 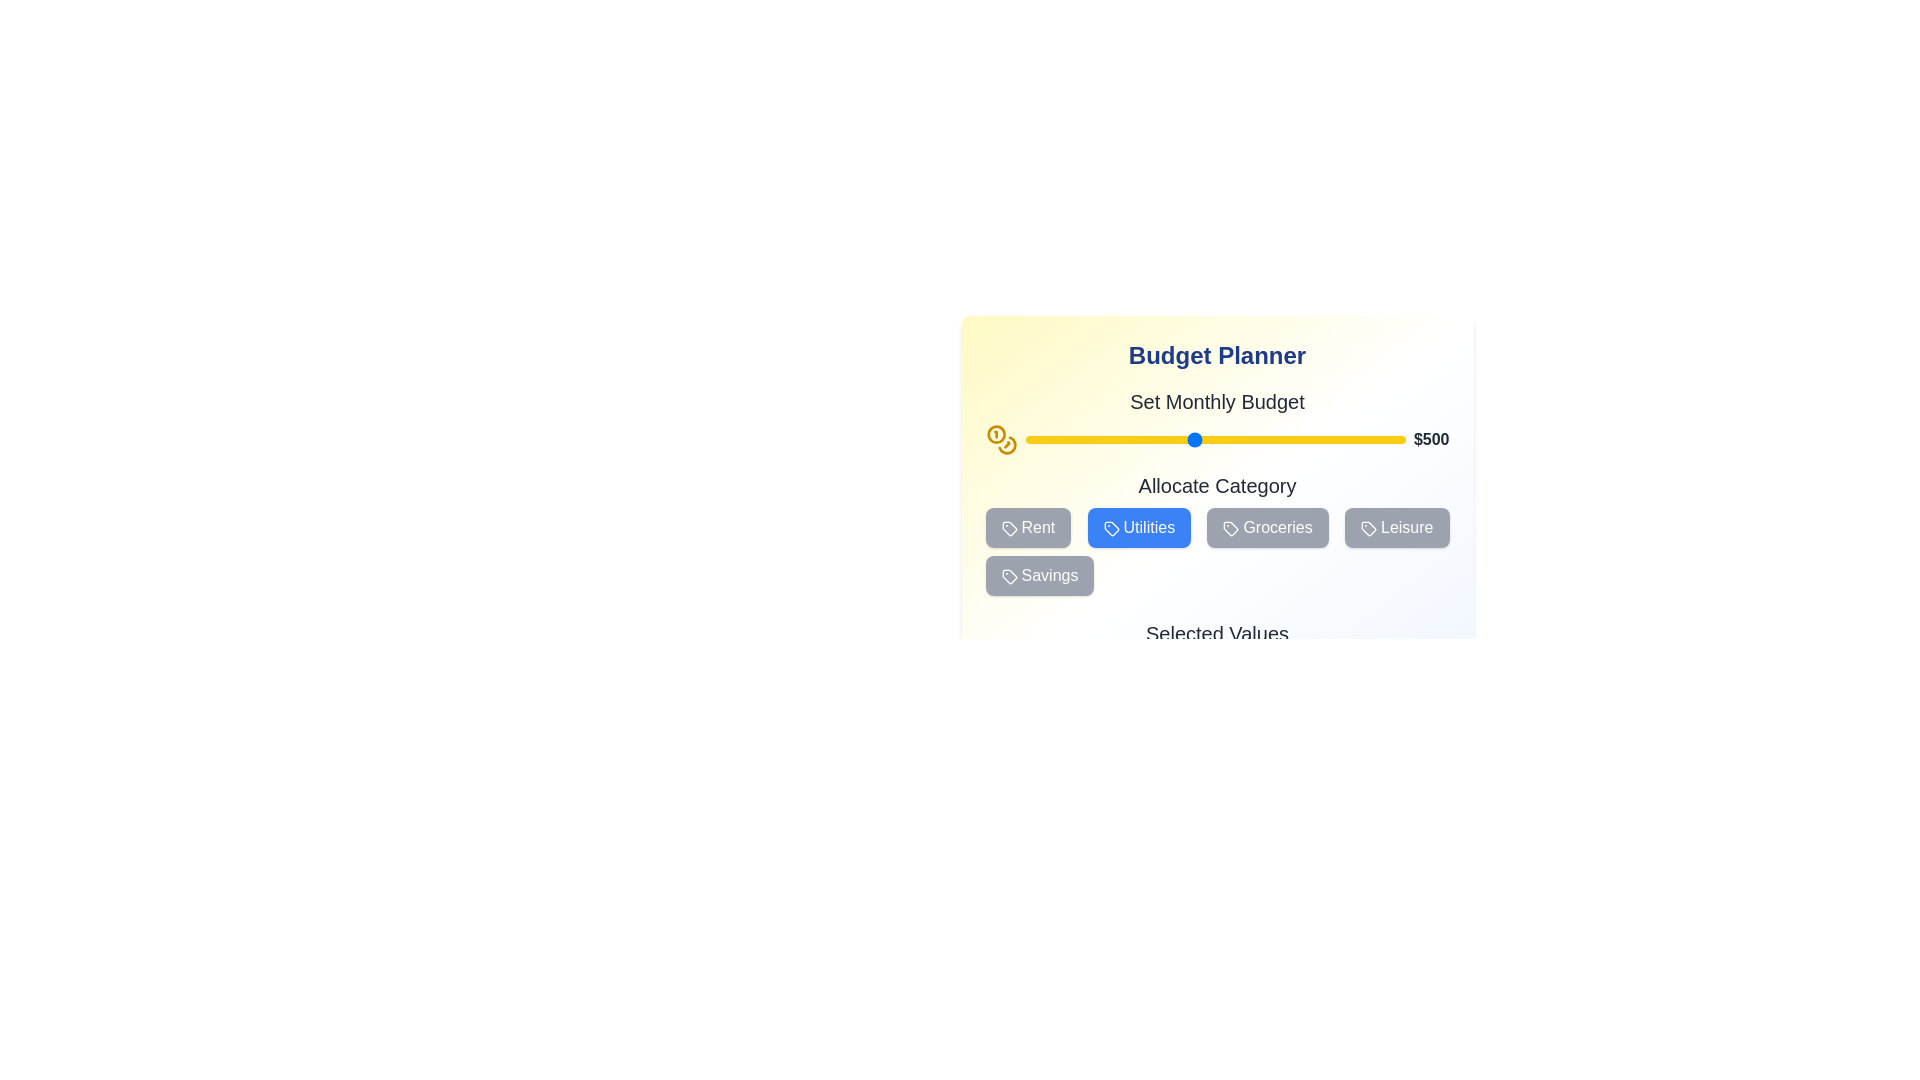 I want to click on the 'Rent' budget category button located in the lower part of the 'Budget Planner' card, so click(x=1028, y=527).